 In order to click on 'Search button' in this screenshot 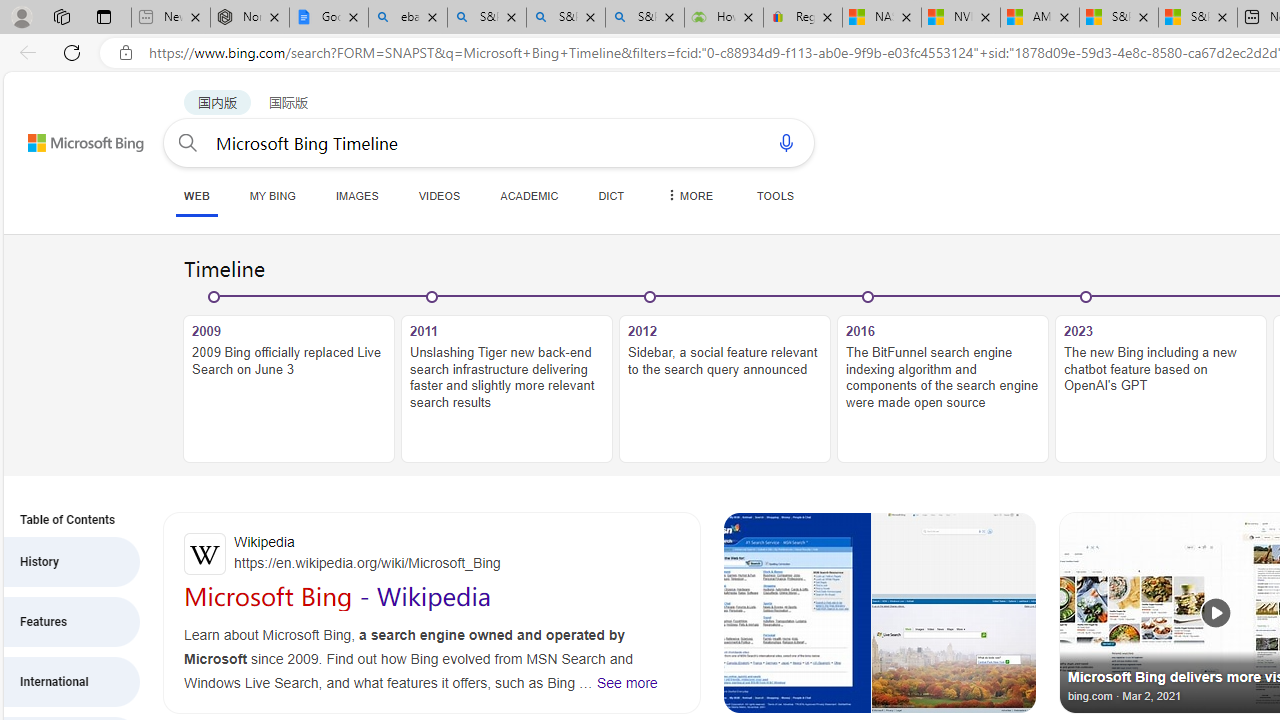, I will do `click(187, 141)`.